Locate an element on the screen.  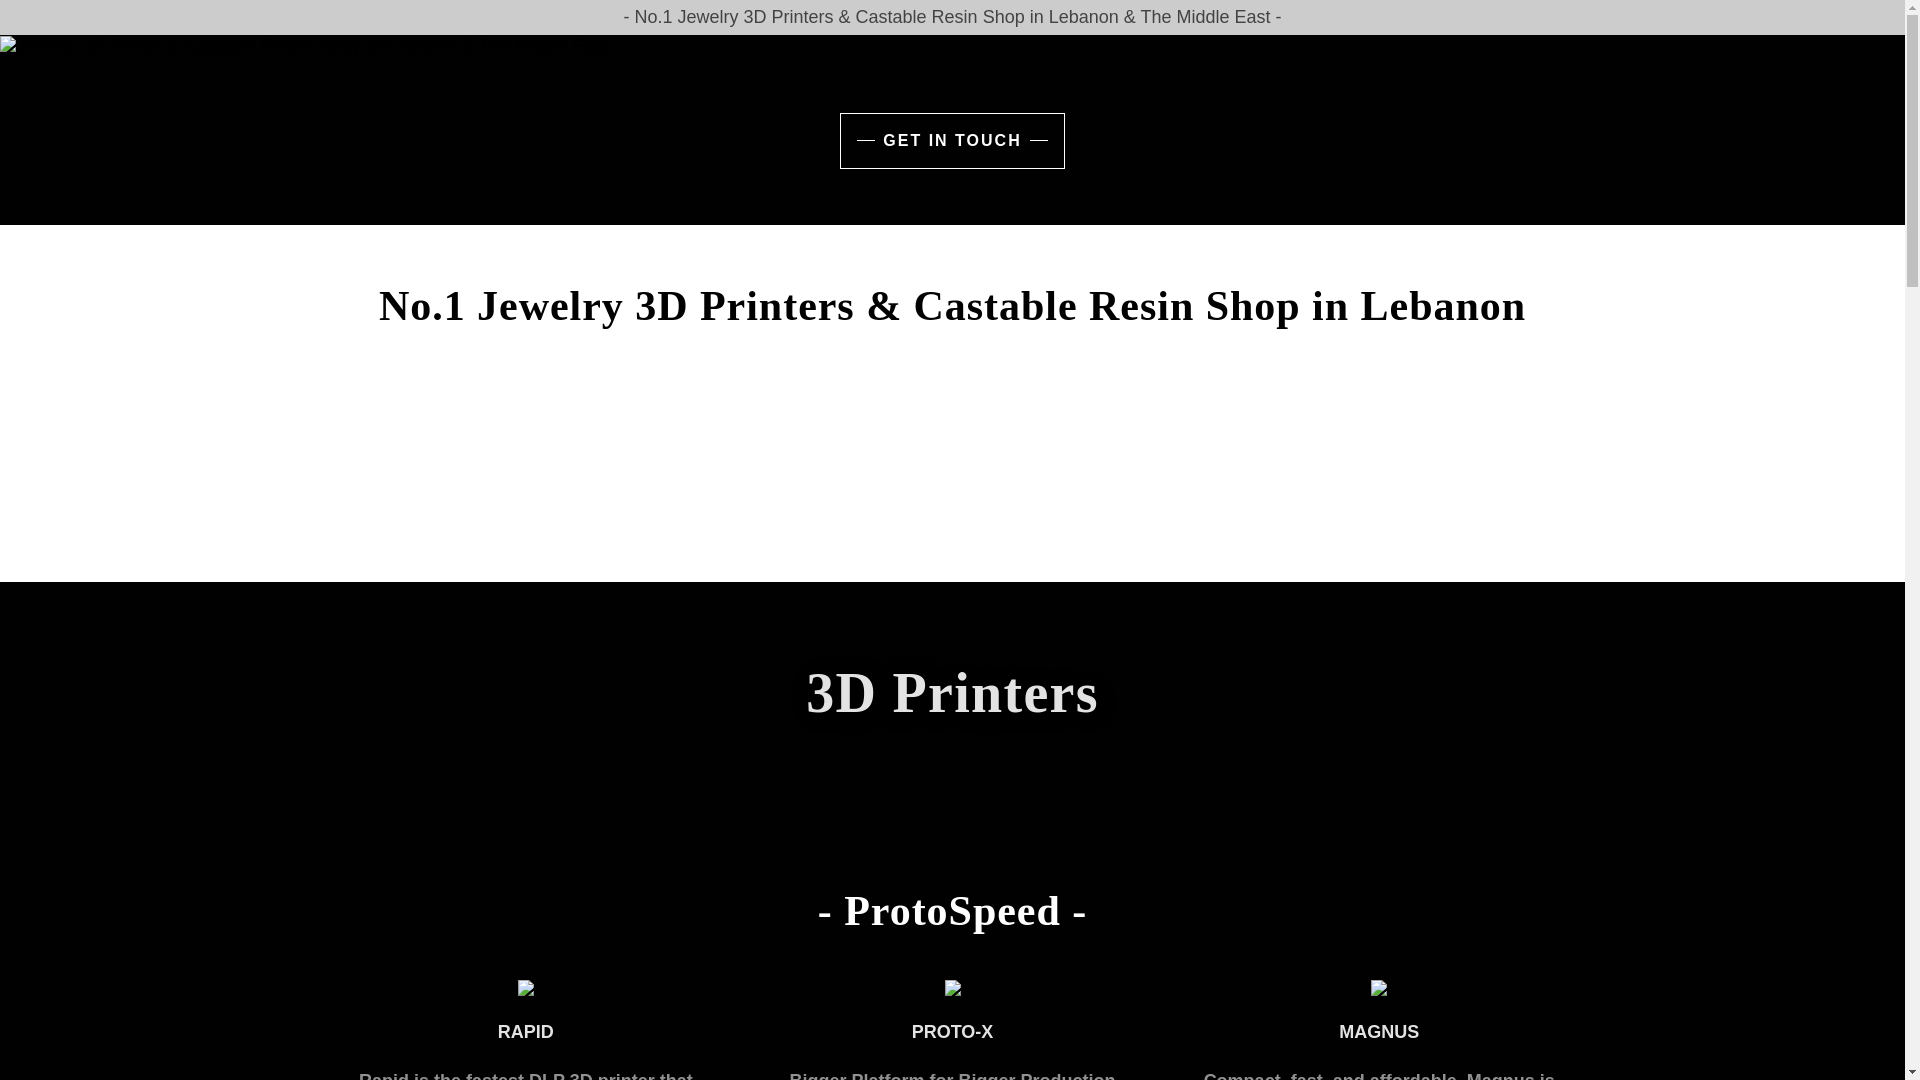
'GET IN TOUCH' is located at coordinates (950, 140).